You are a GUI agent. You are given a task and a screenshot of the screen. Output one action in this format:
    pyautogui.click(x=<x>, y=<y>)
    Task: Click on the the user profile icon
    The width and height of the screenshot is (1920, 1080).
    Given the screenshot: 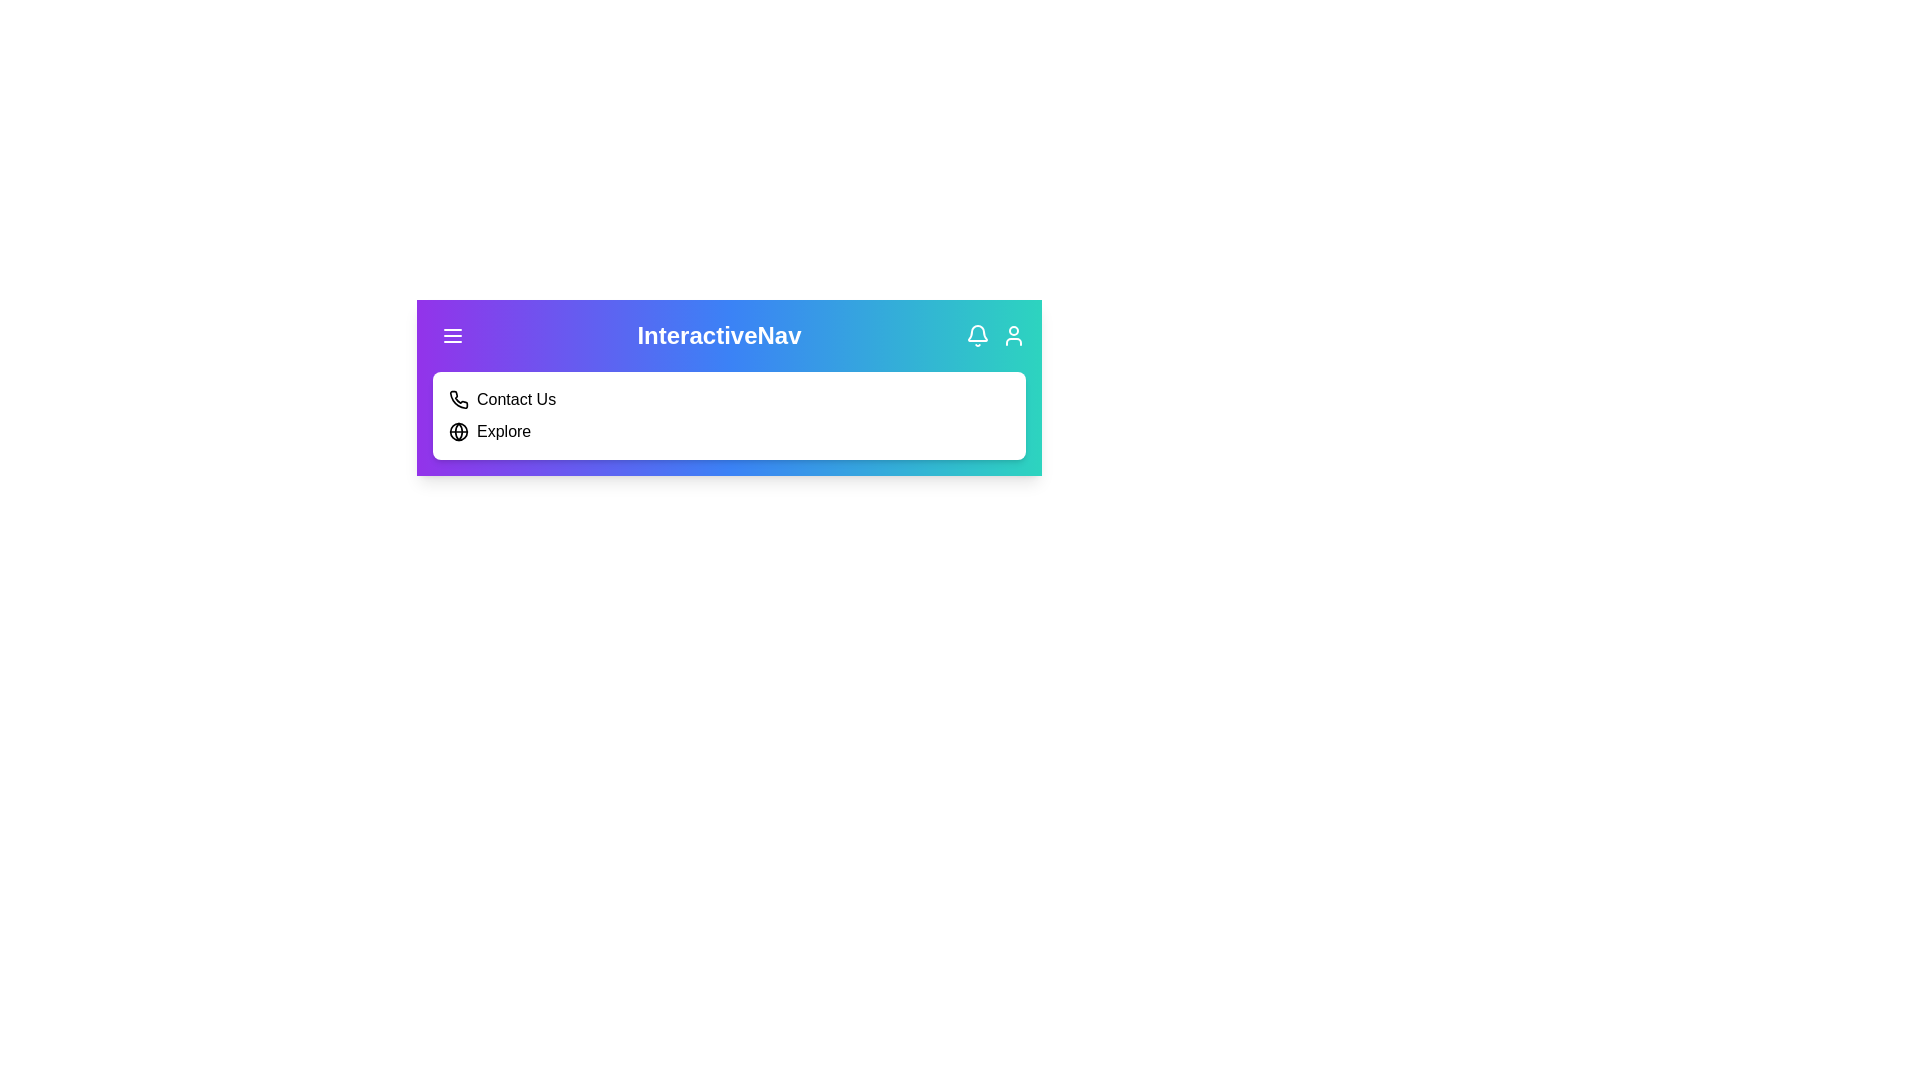 What is the action you would take?
    pyautogui.click(x=1013, y=334)
    